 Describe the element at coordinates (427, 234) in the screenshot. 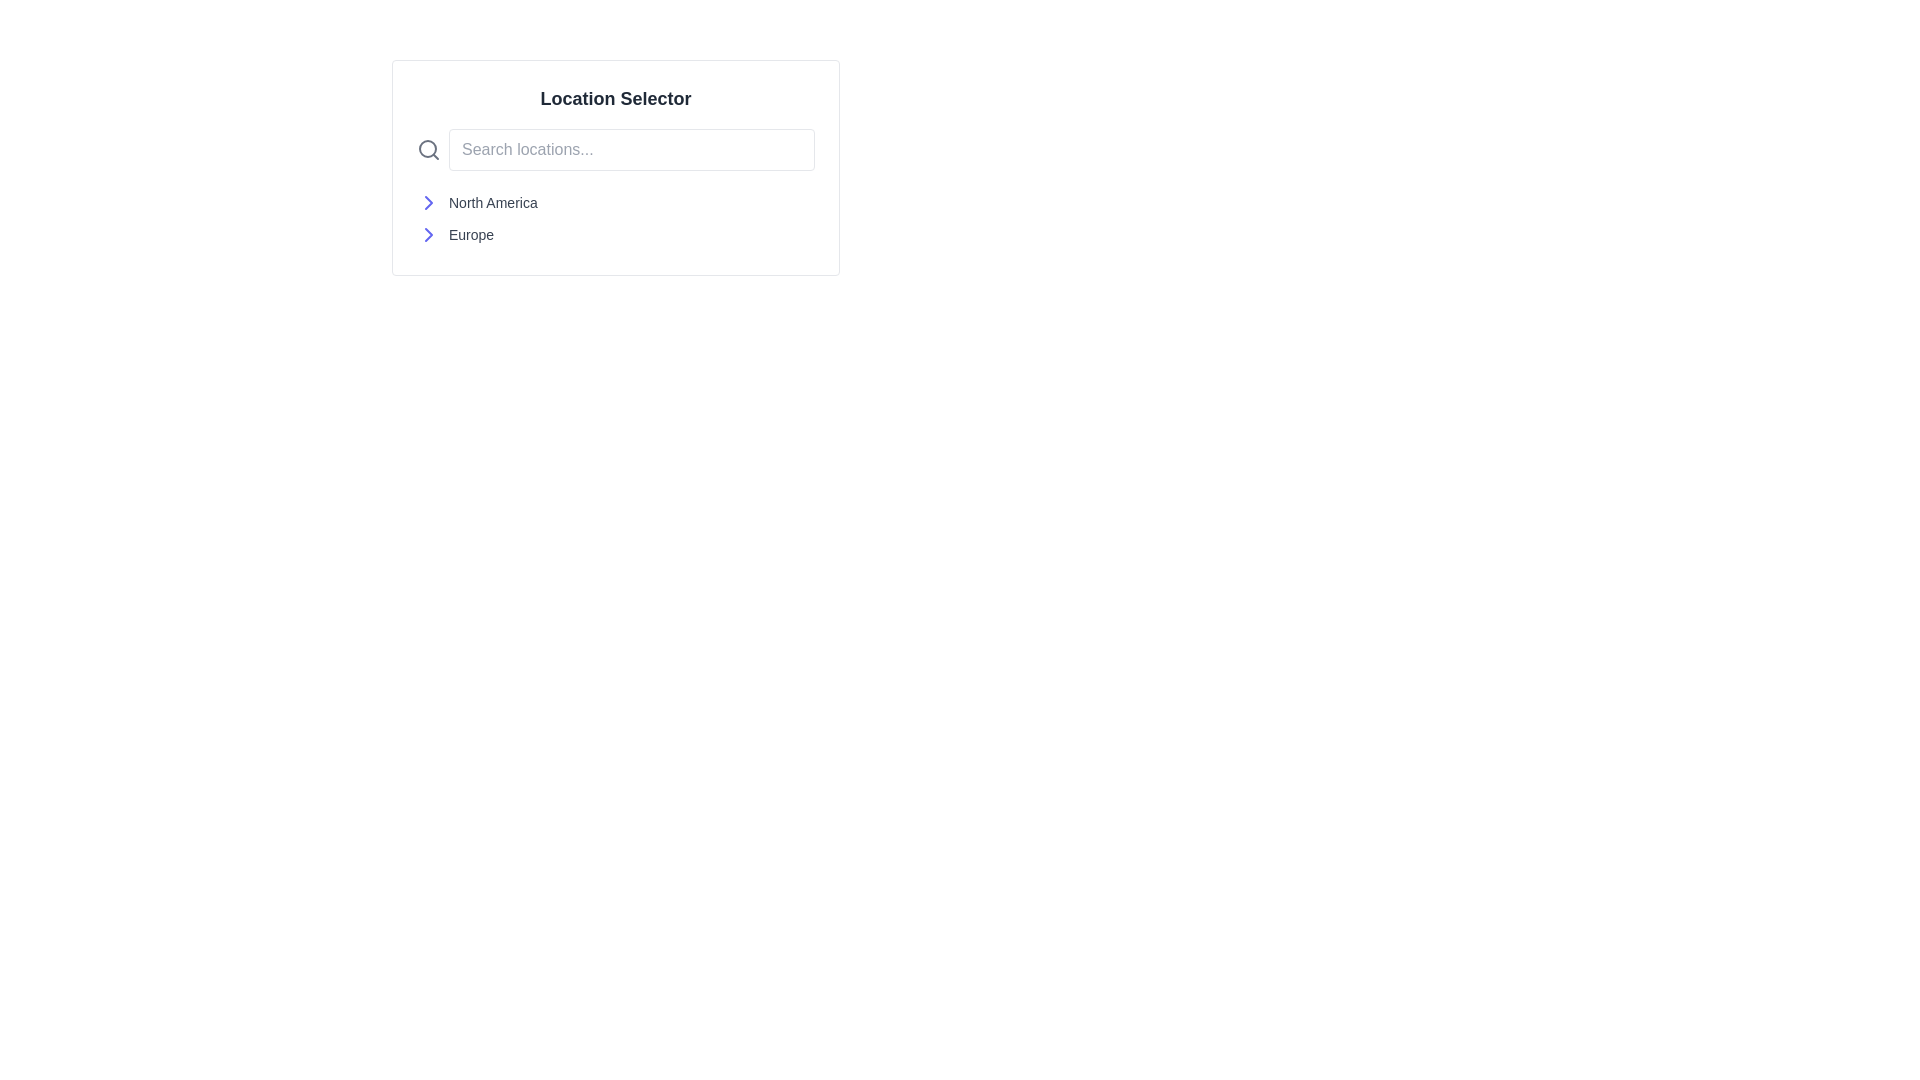

I see `the right arrow icon located to the left of the 'Europe' text in the 'Location Selector' section` at that location.